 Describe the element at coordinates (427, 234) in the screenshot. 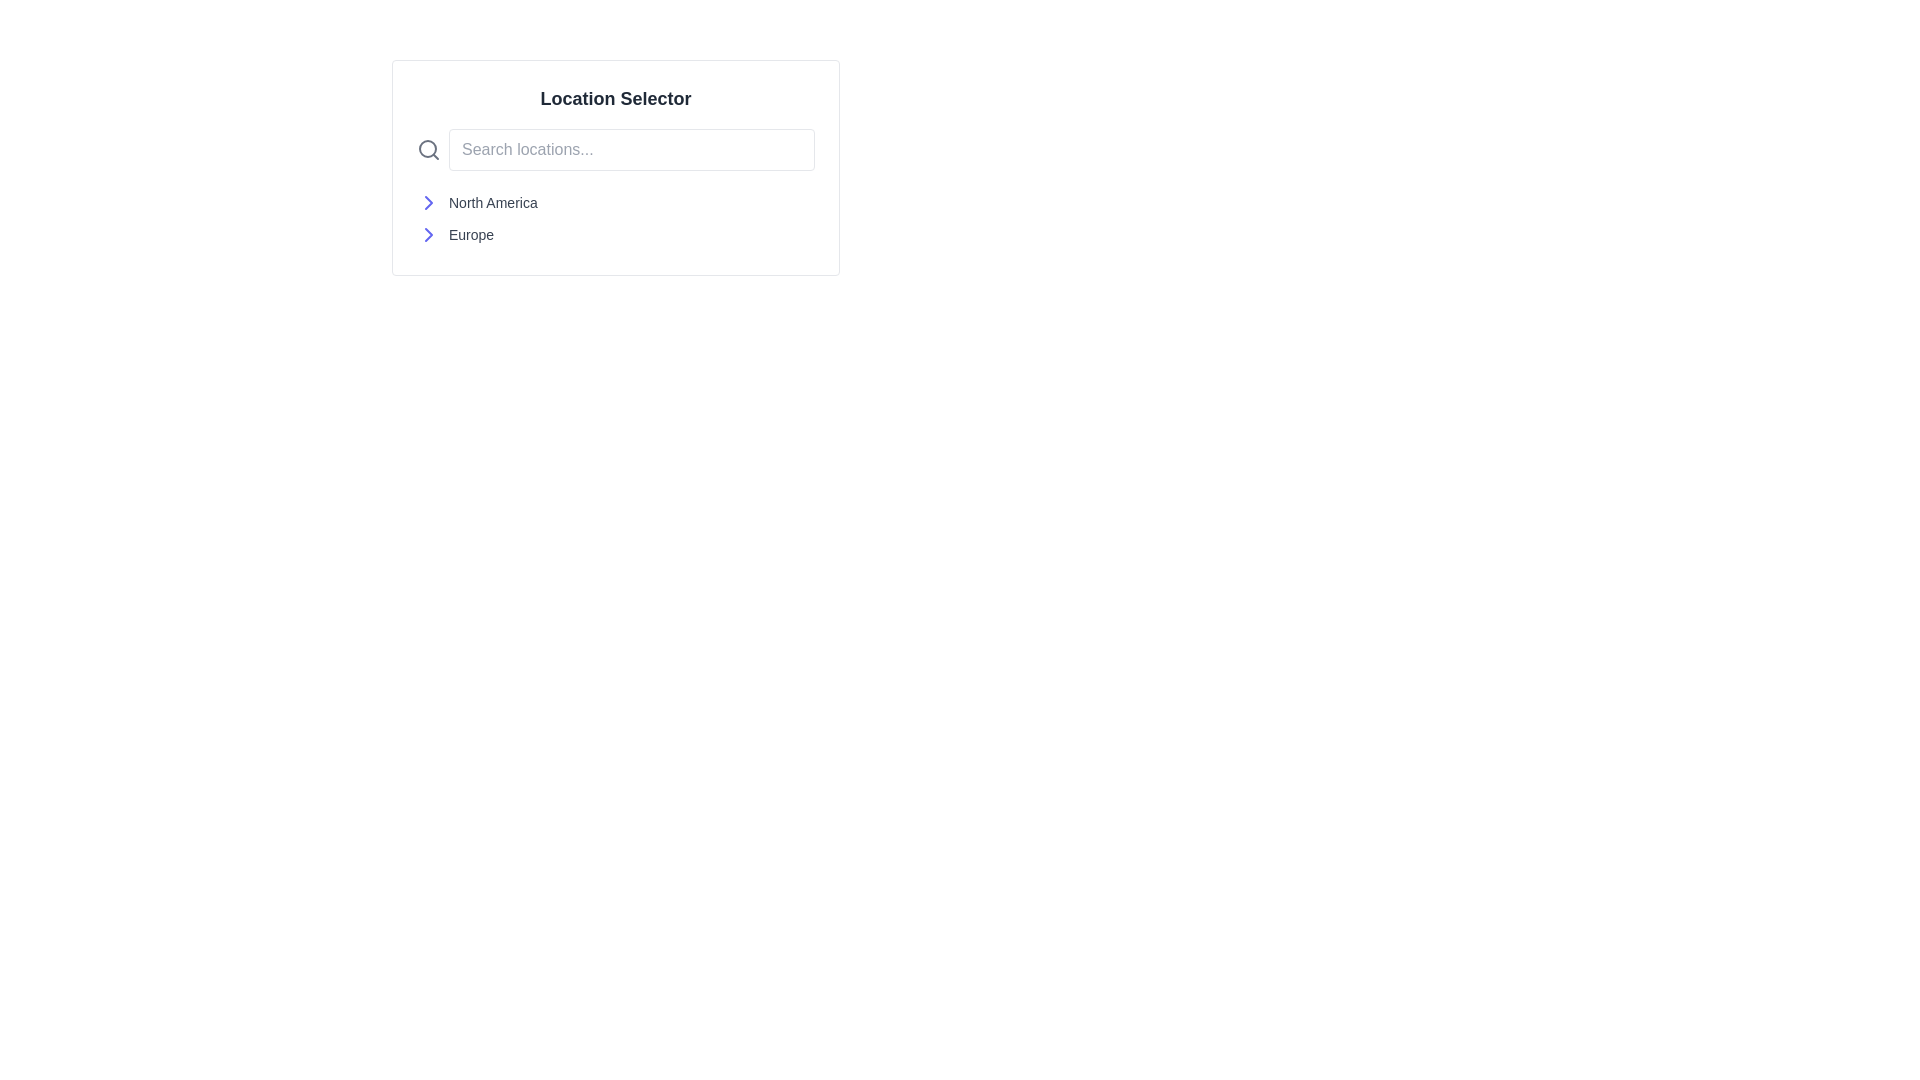

I see `the right arrow icon located to the left of the 'Europe' text in the 'Location Selector' section` at that location.